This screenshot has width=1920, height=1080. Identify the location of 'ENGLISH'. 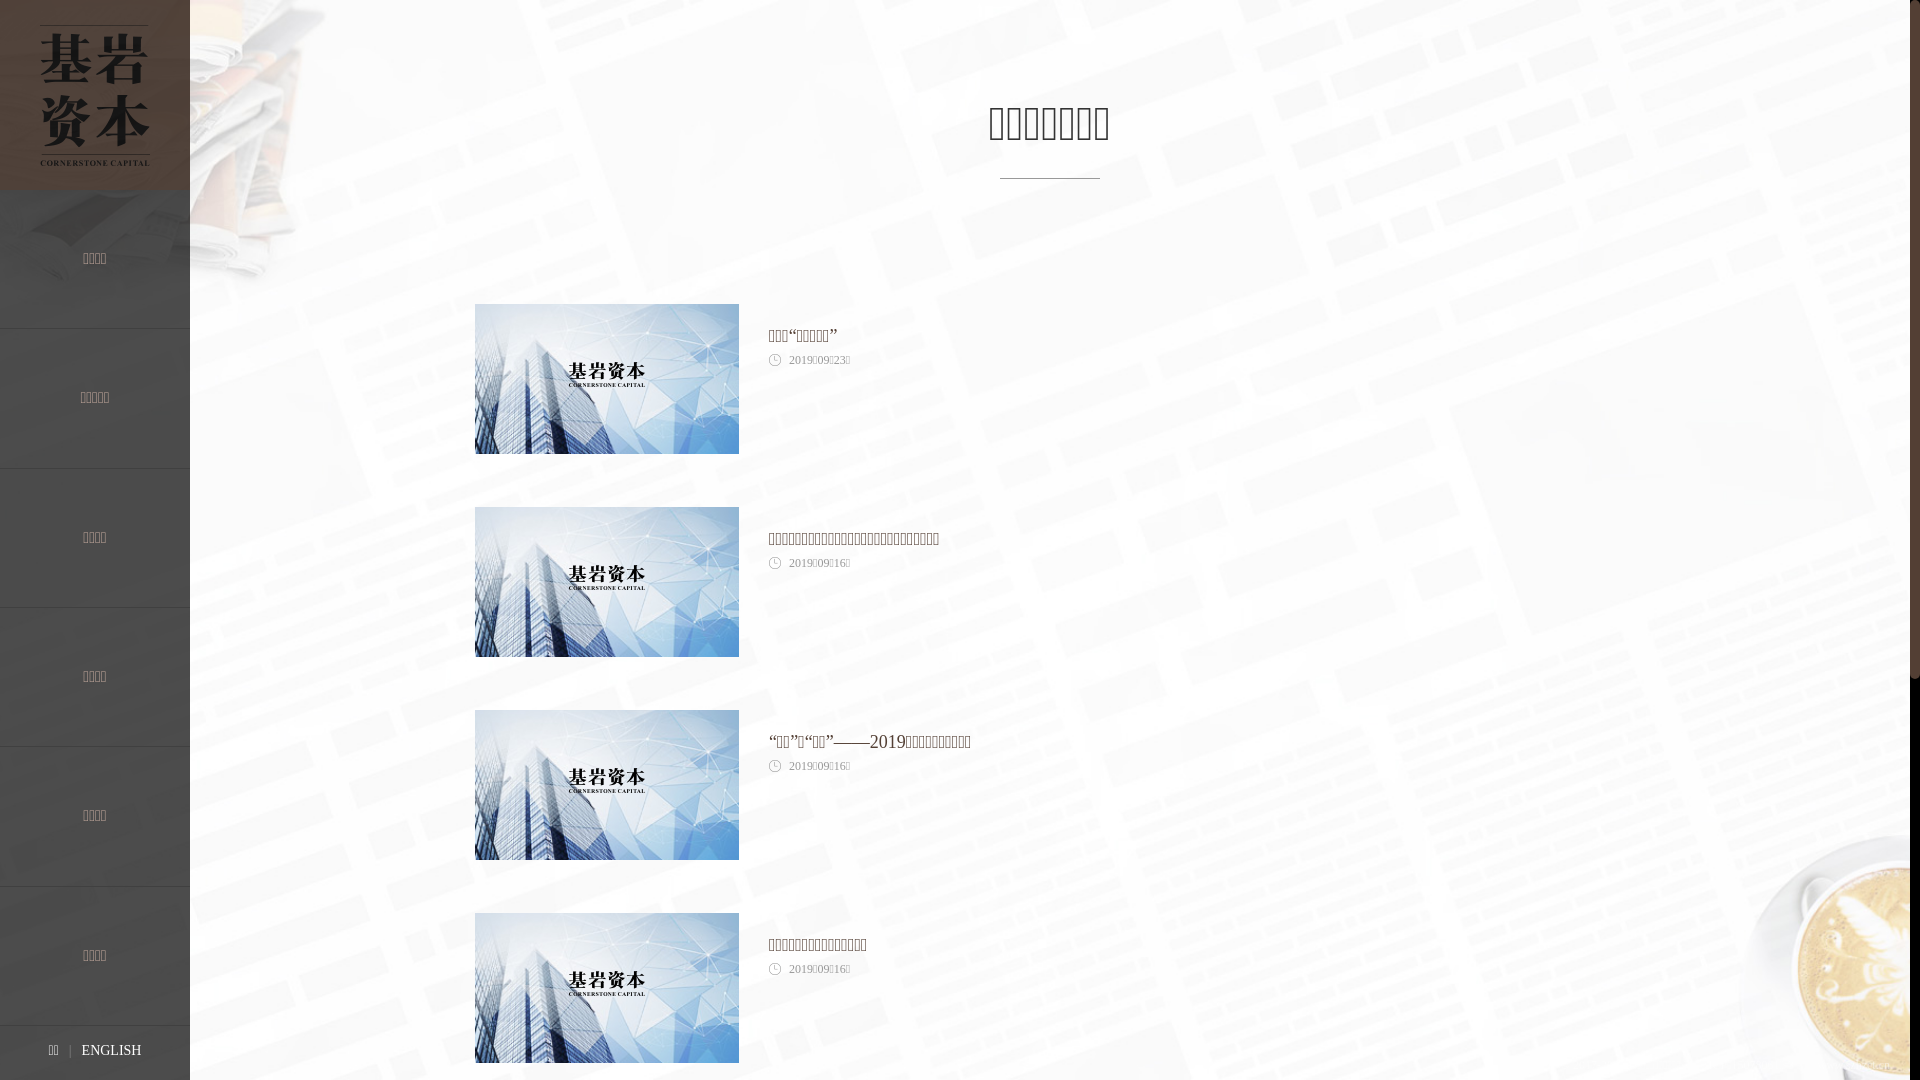
(110, 1049).